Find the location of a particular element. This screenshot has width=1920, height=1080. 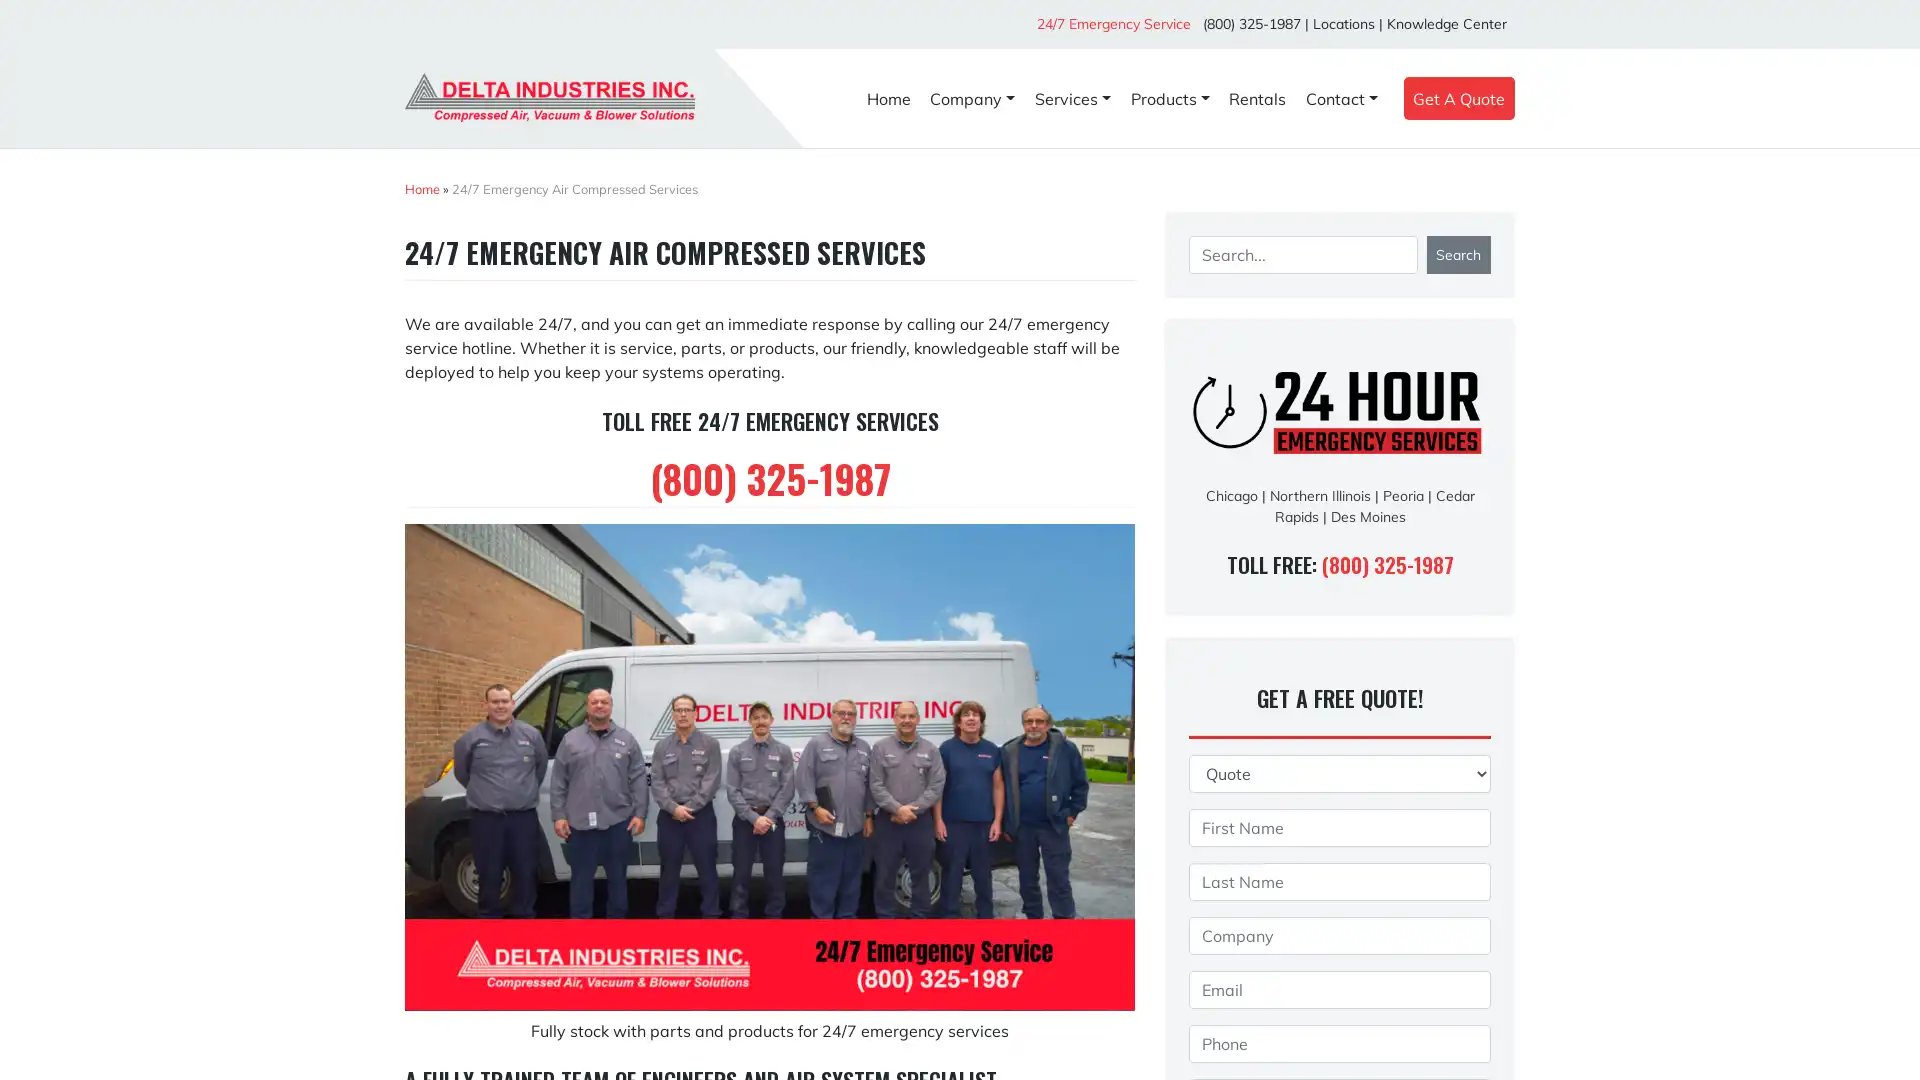

Search is located at coordinates (1458, 253).